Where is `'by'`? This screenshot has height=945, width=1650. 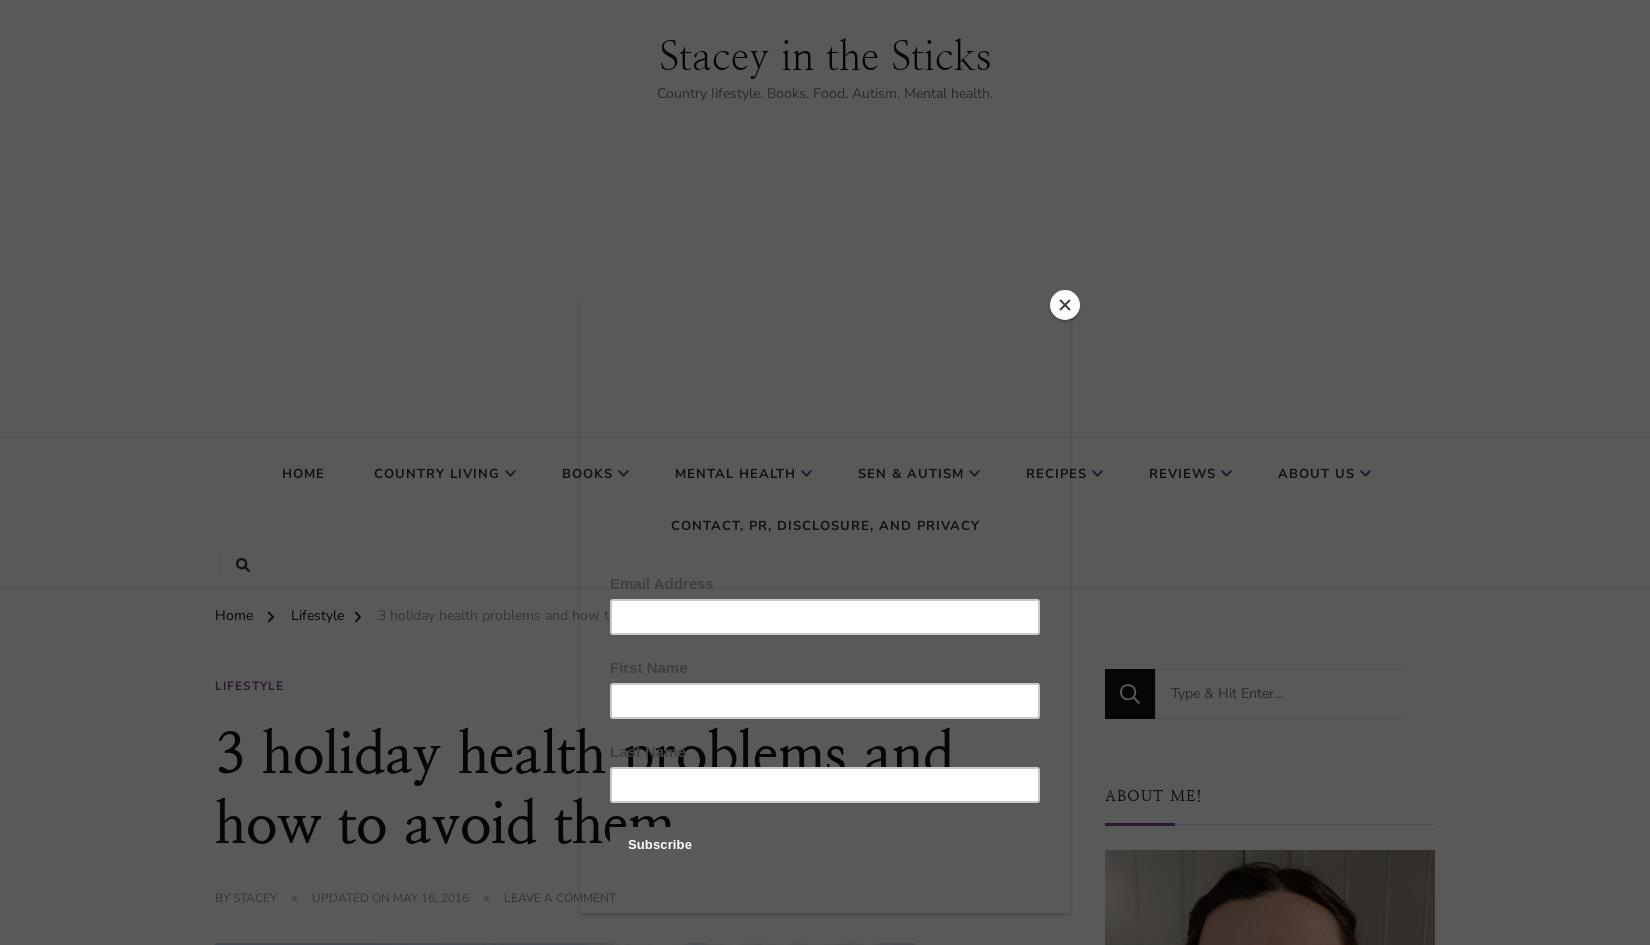
'by' is located at coordinates (224, 897).